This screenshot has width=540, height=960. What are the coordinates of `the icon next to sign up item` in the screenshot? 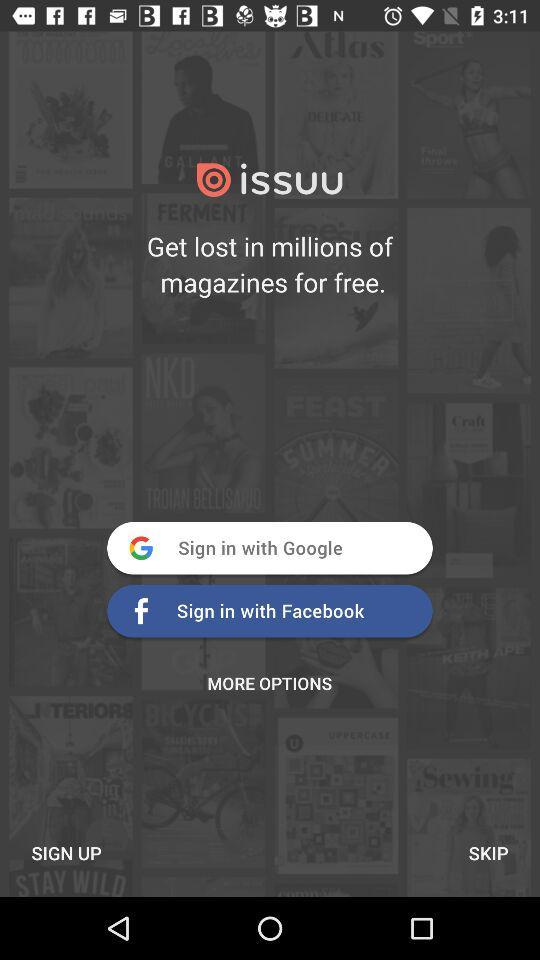 It's located at (487, 852).